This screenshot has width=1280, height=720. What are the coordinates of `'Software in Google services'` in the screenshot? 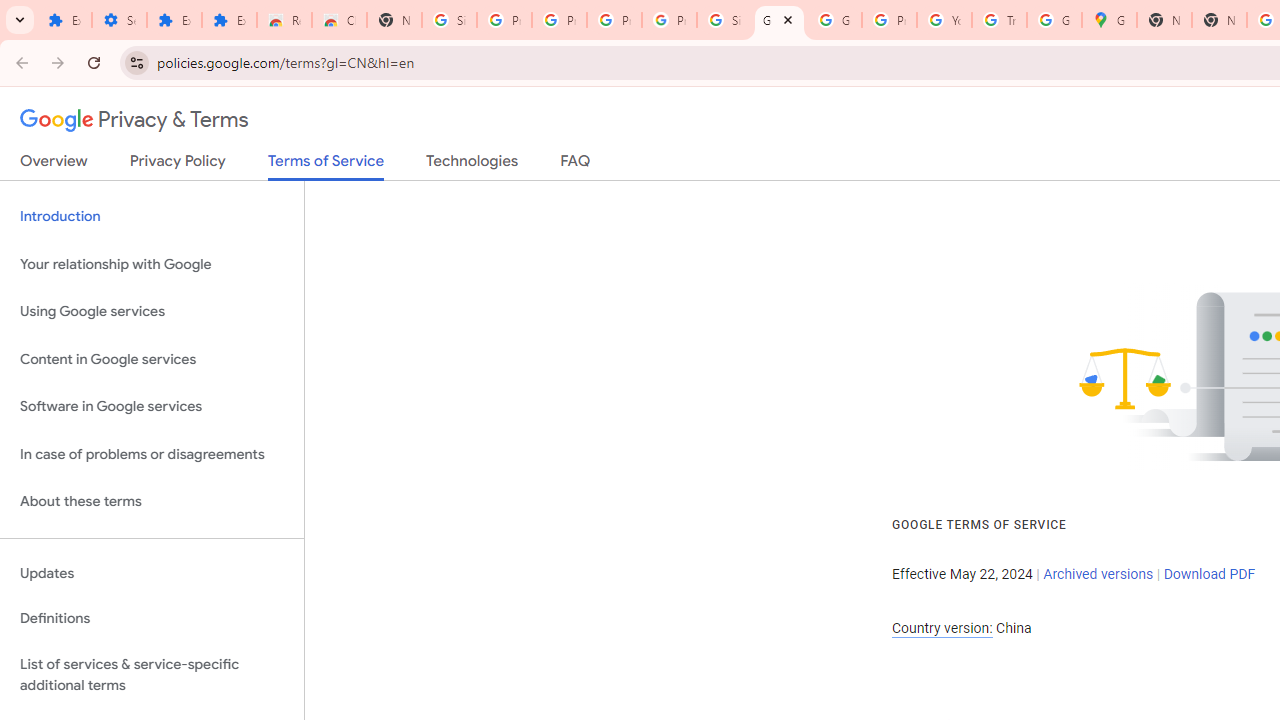 It's located at (151, 406).